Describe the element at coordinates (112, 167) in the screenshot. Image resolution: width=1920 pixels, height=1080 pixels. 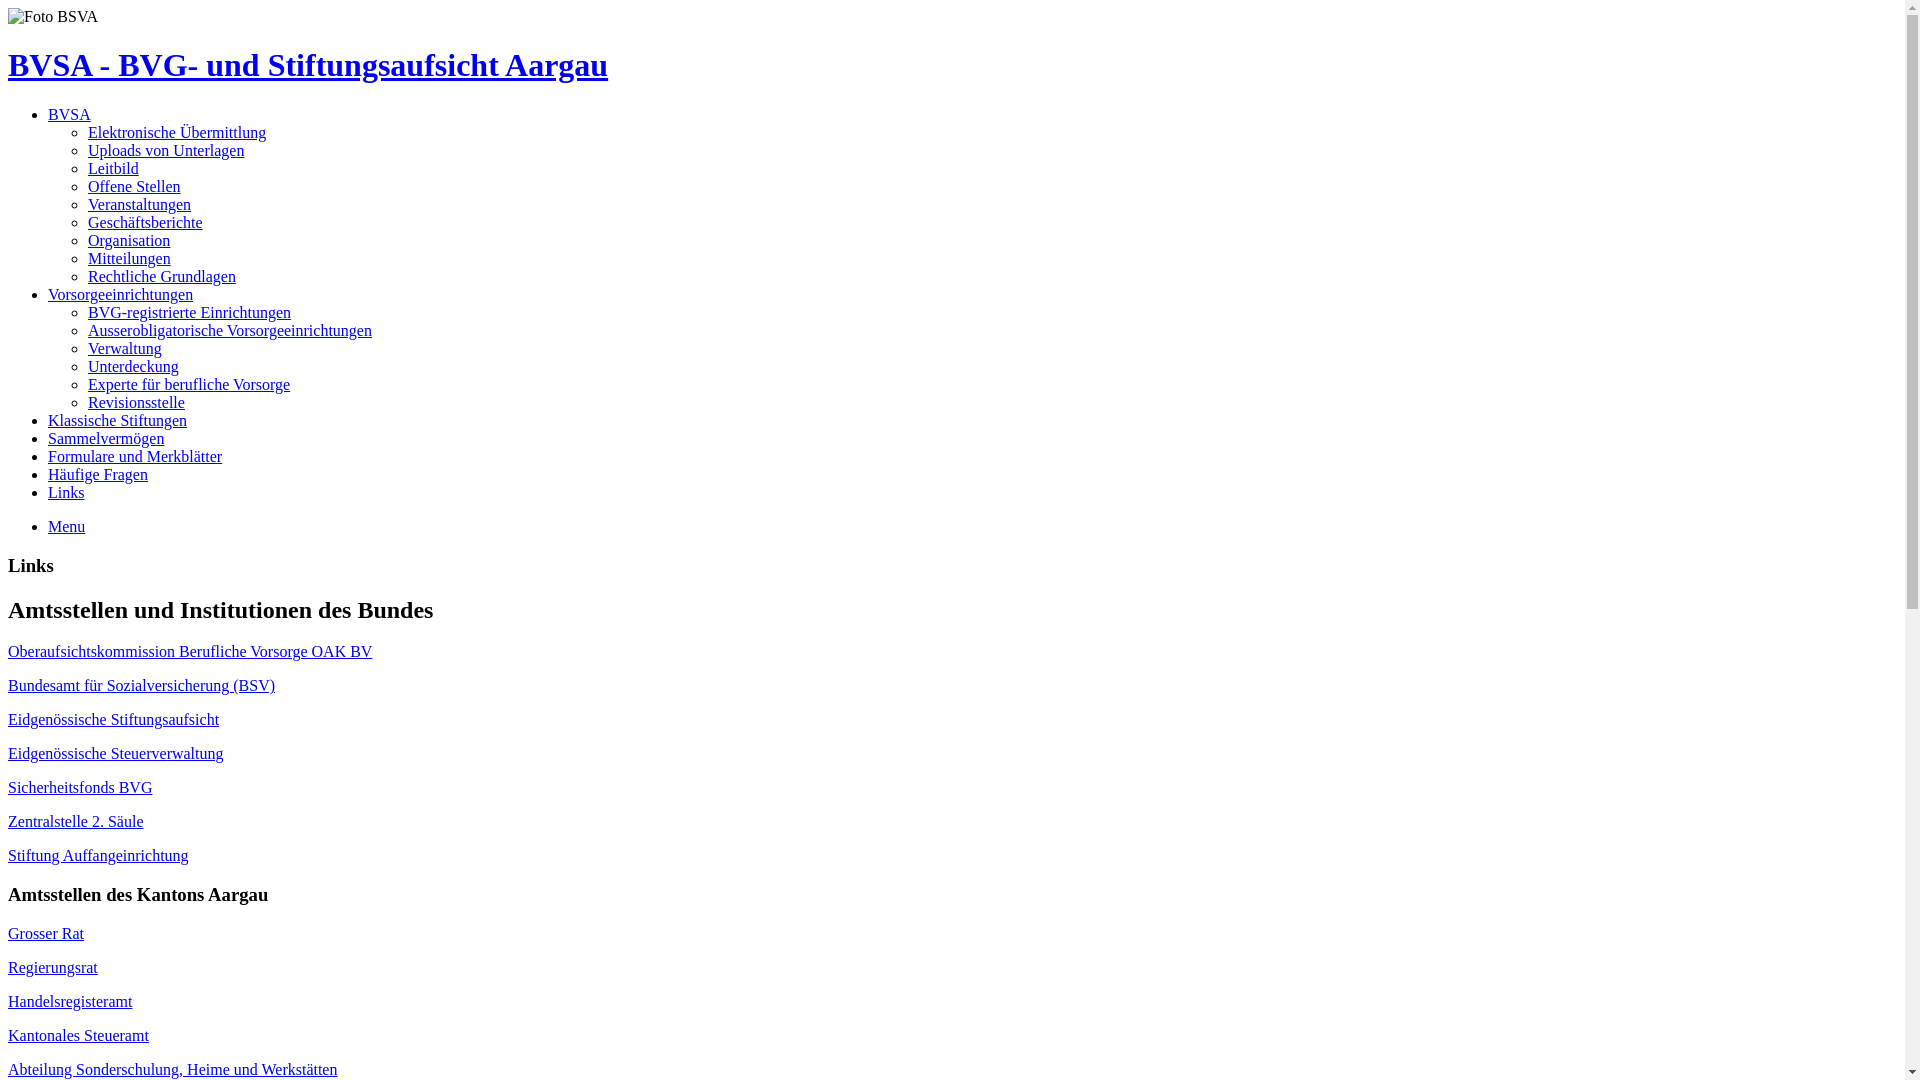
I see `'Leitbild'` at that location.